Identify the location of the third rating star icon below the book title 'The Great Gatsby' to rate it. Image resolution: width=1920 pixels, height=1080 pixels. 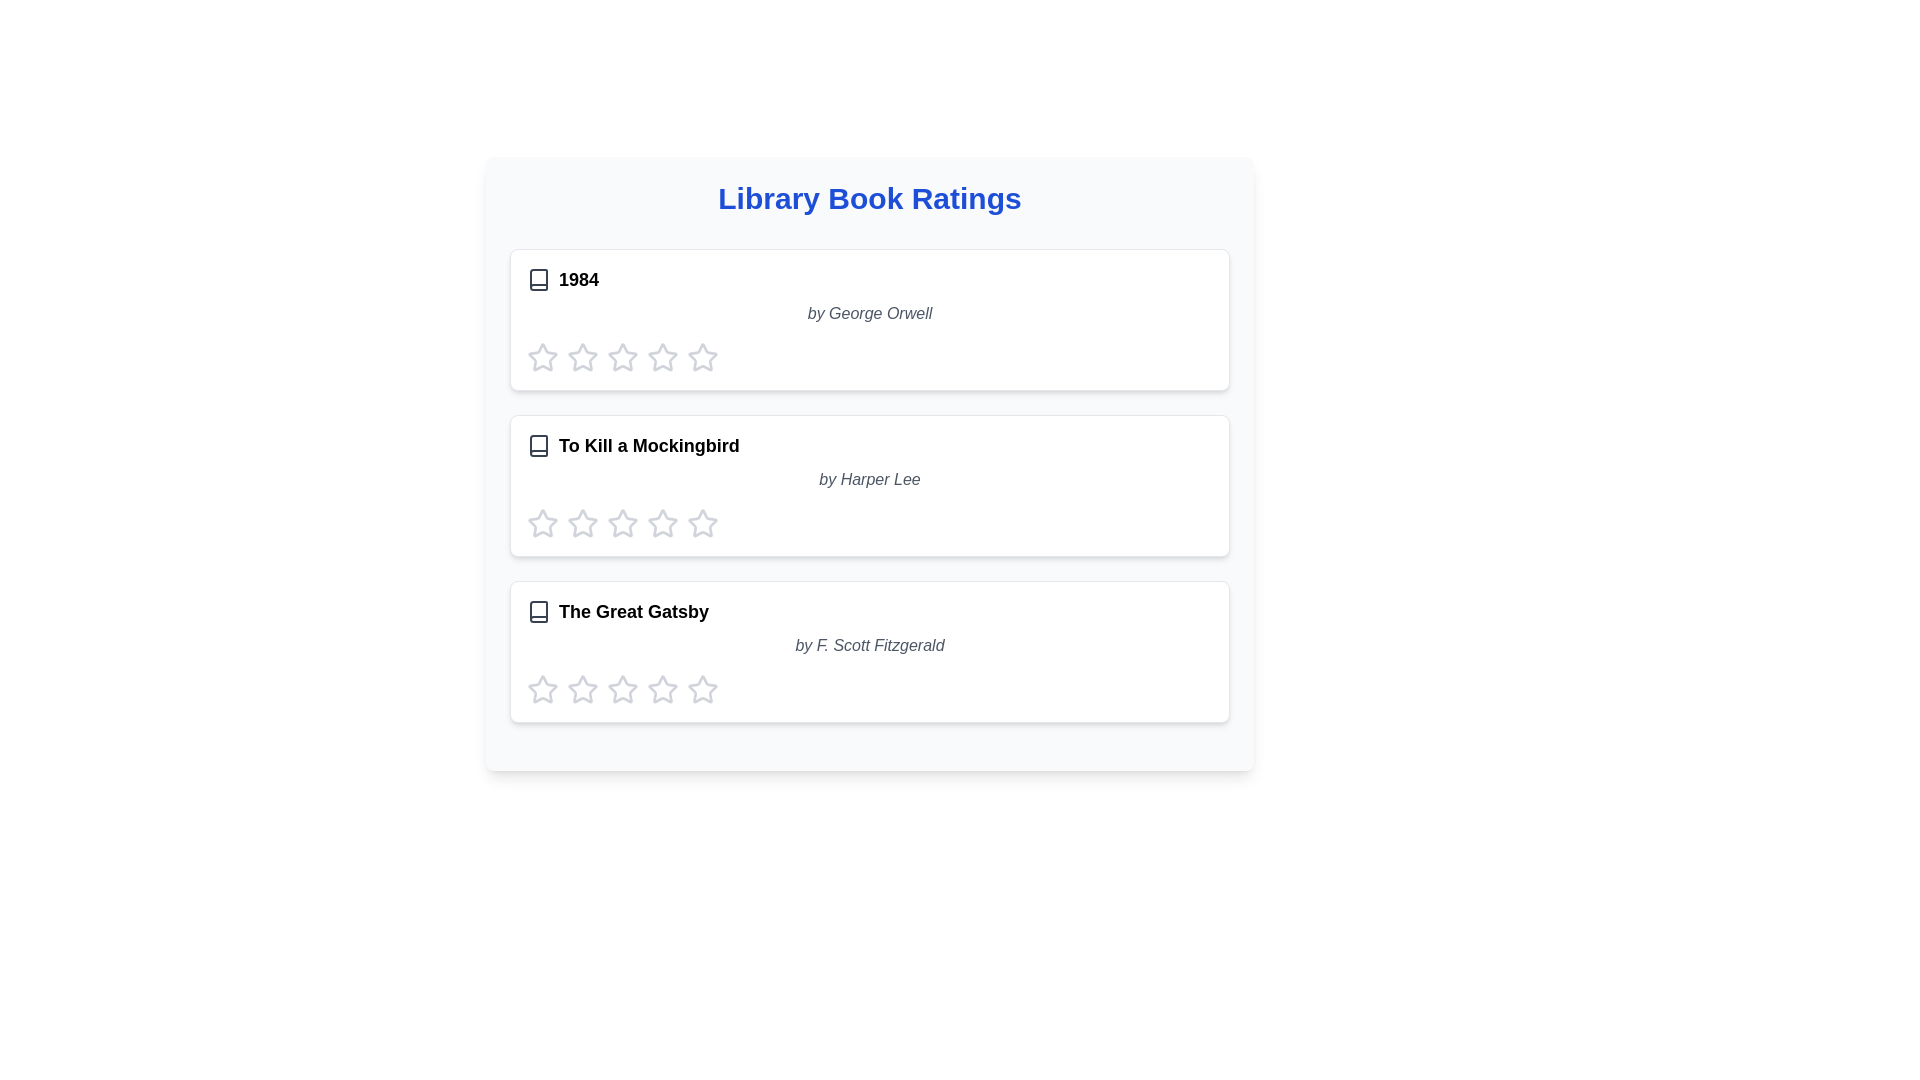
(581, 689).